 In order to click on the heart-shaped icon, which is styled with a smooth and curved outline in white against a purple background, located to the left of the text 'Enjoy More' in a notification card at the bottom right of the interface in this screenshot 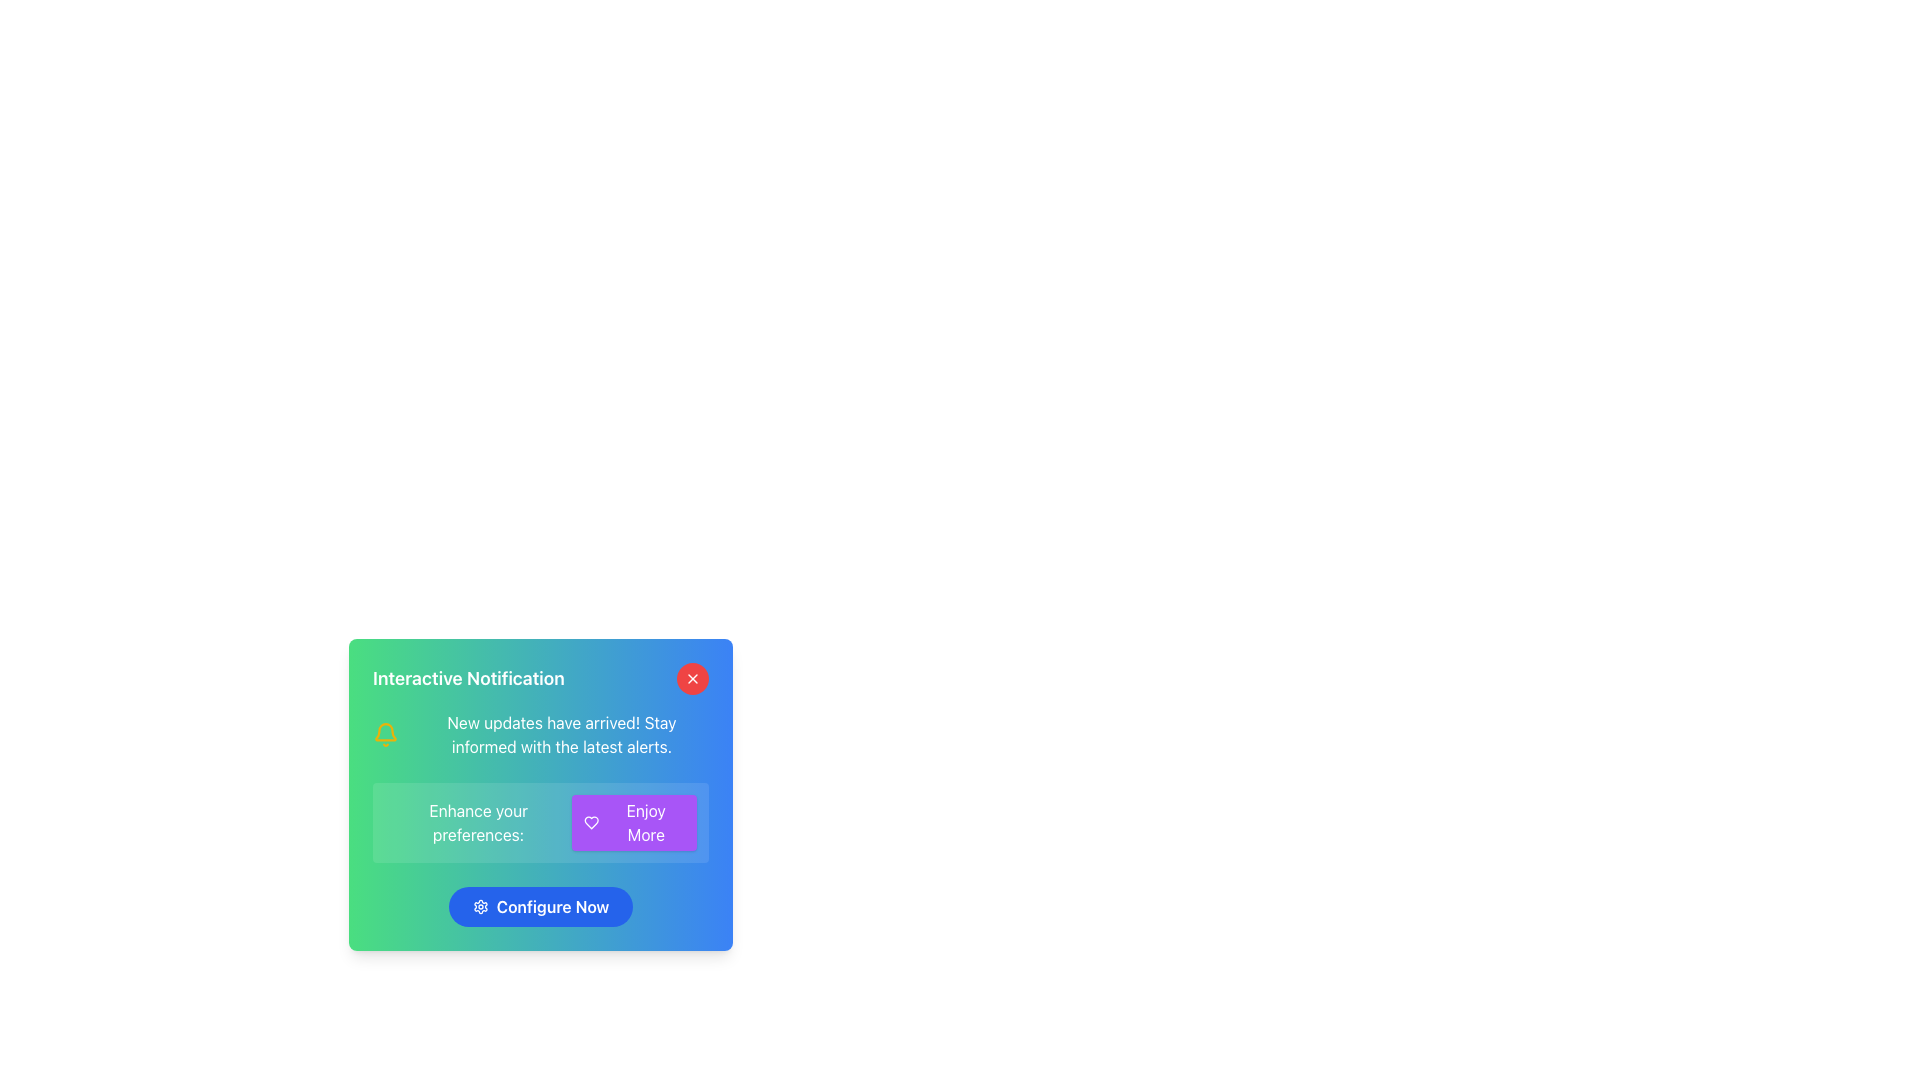, I will do `click(590, 822)`.